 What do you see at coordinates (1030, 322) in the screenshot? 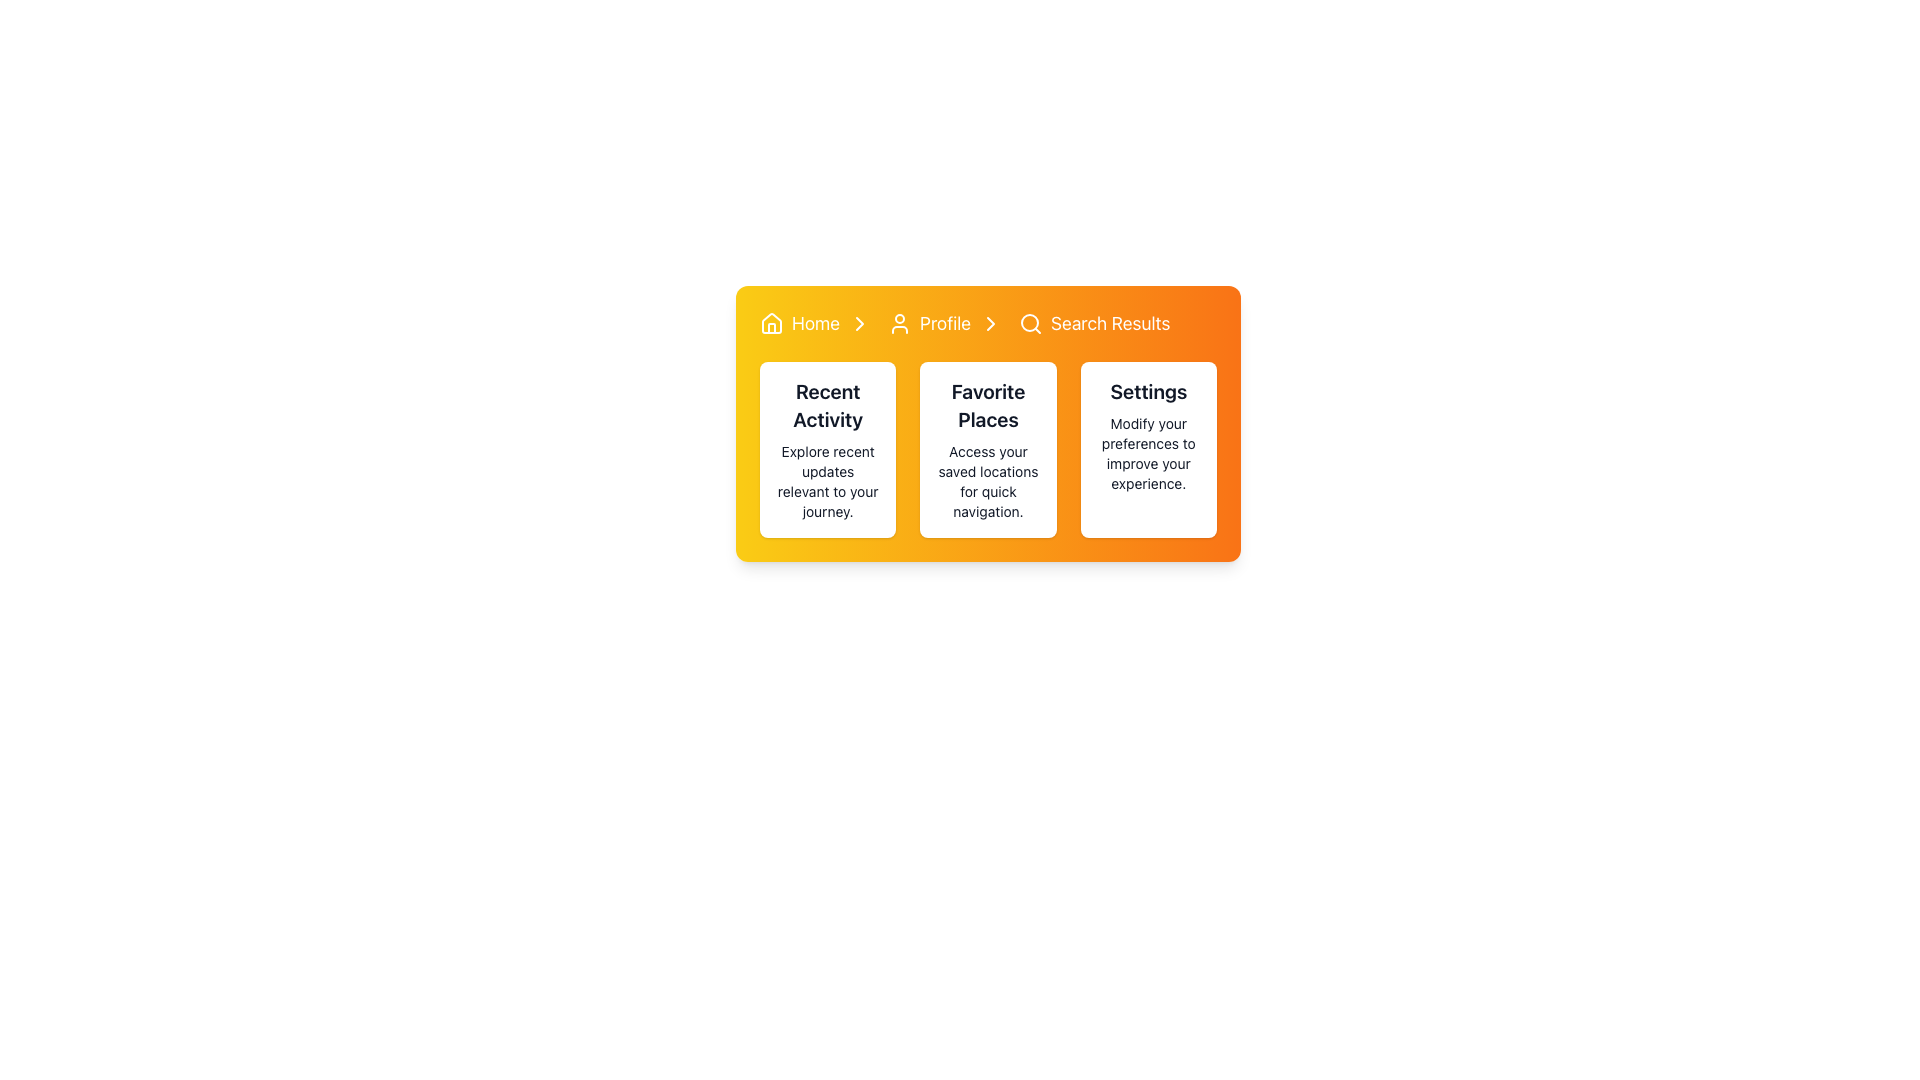
I see `the circular search icon located in the navigation bar next to 'Search Results'` at bounding box center [1030, 322].